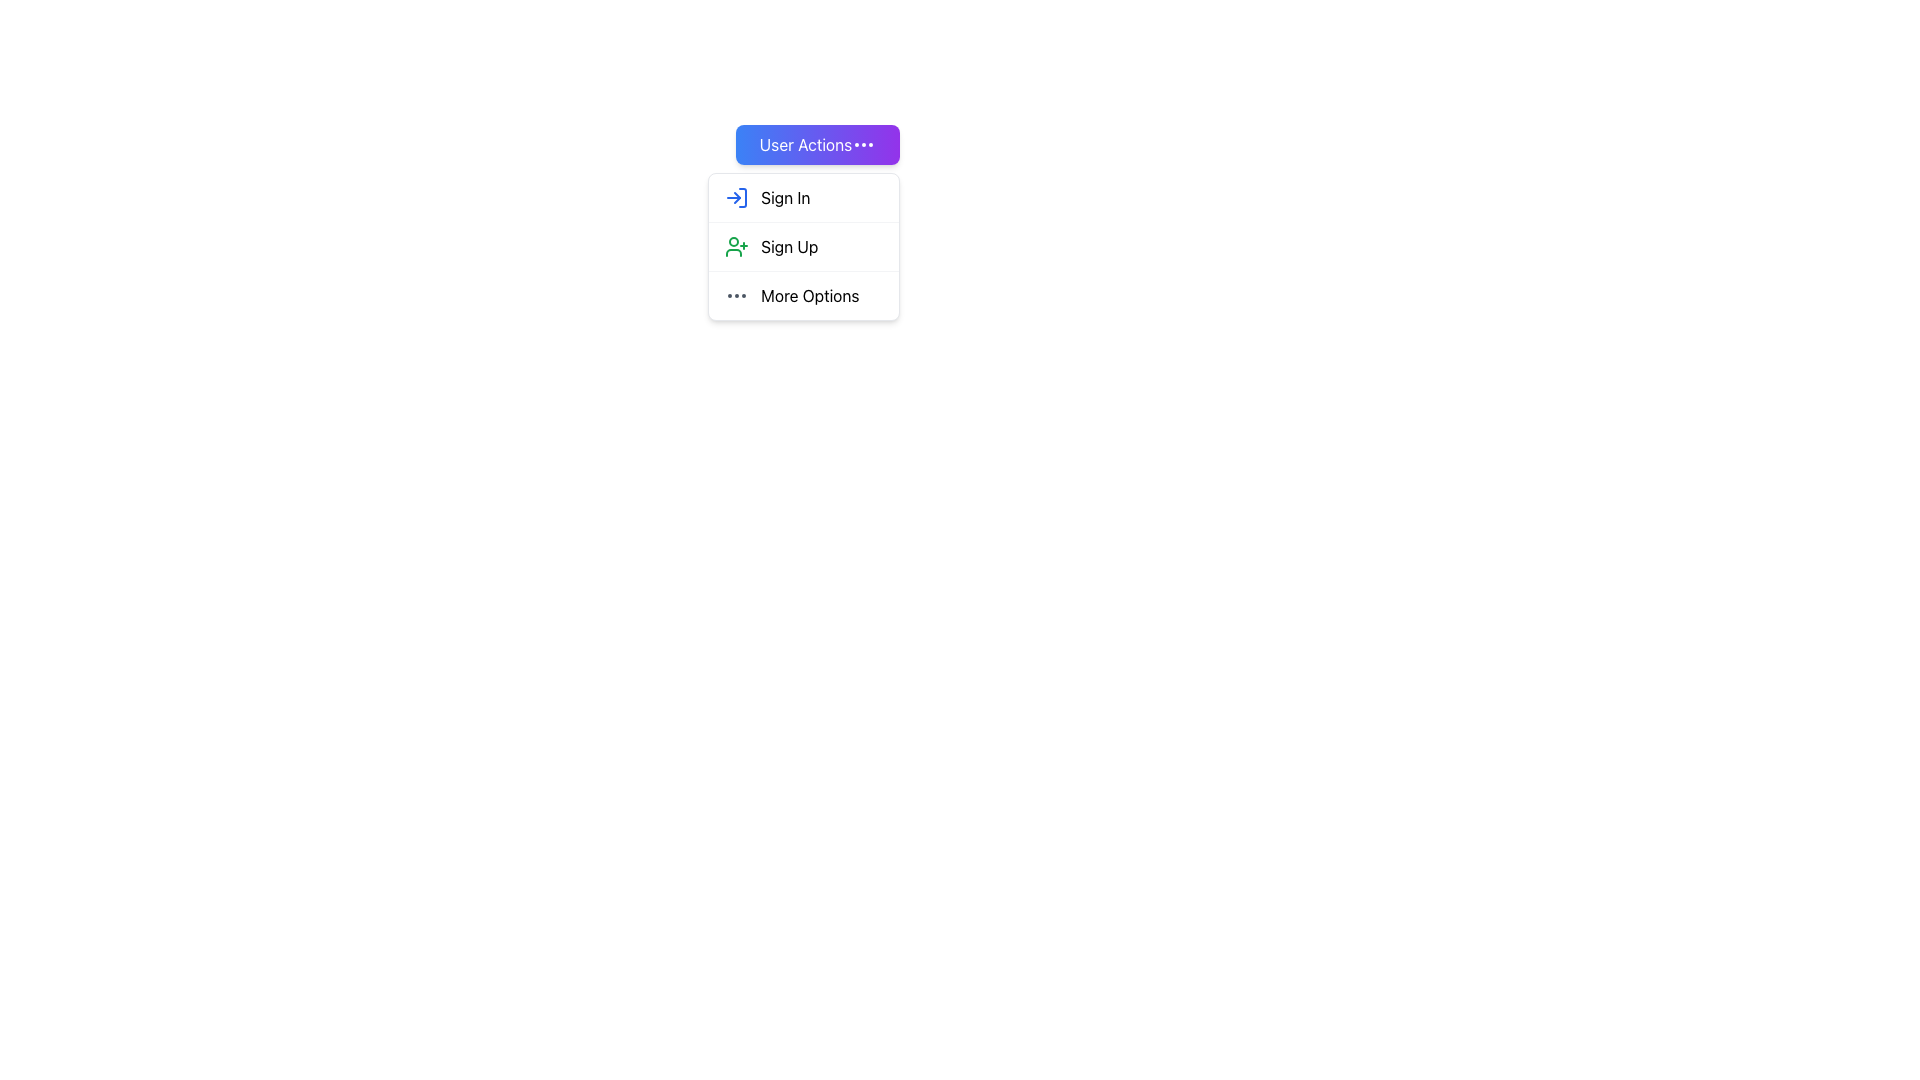 The image size is (1920, 1080). I want to click on the 'Sign Up' option in the vertical menu, which is the second item in the list, so click(804, 245).